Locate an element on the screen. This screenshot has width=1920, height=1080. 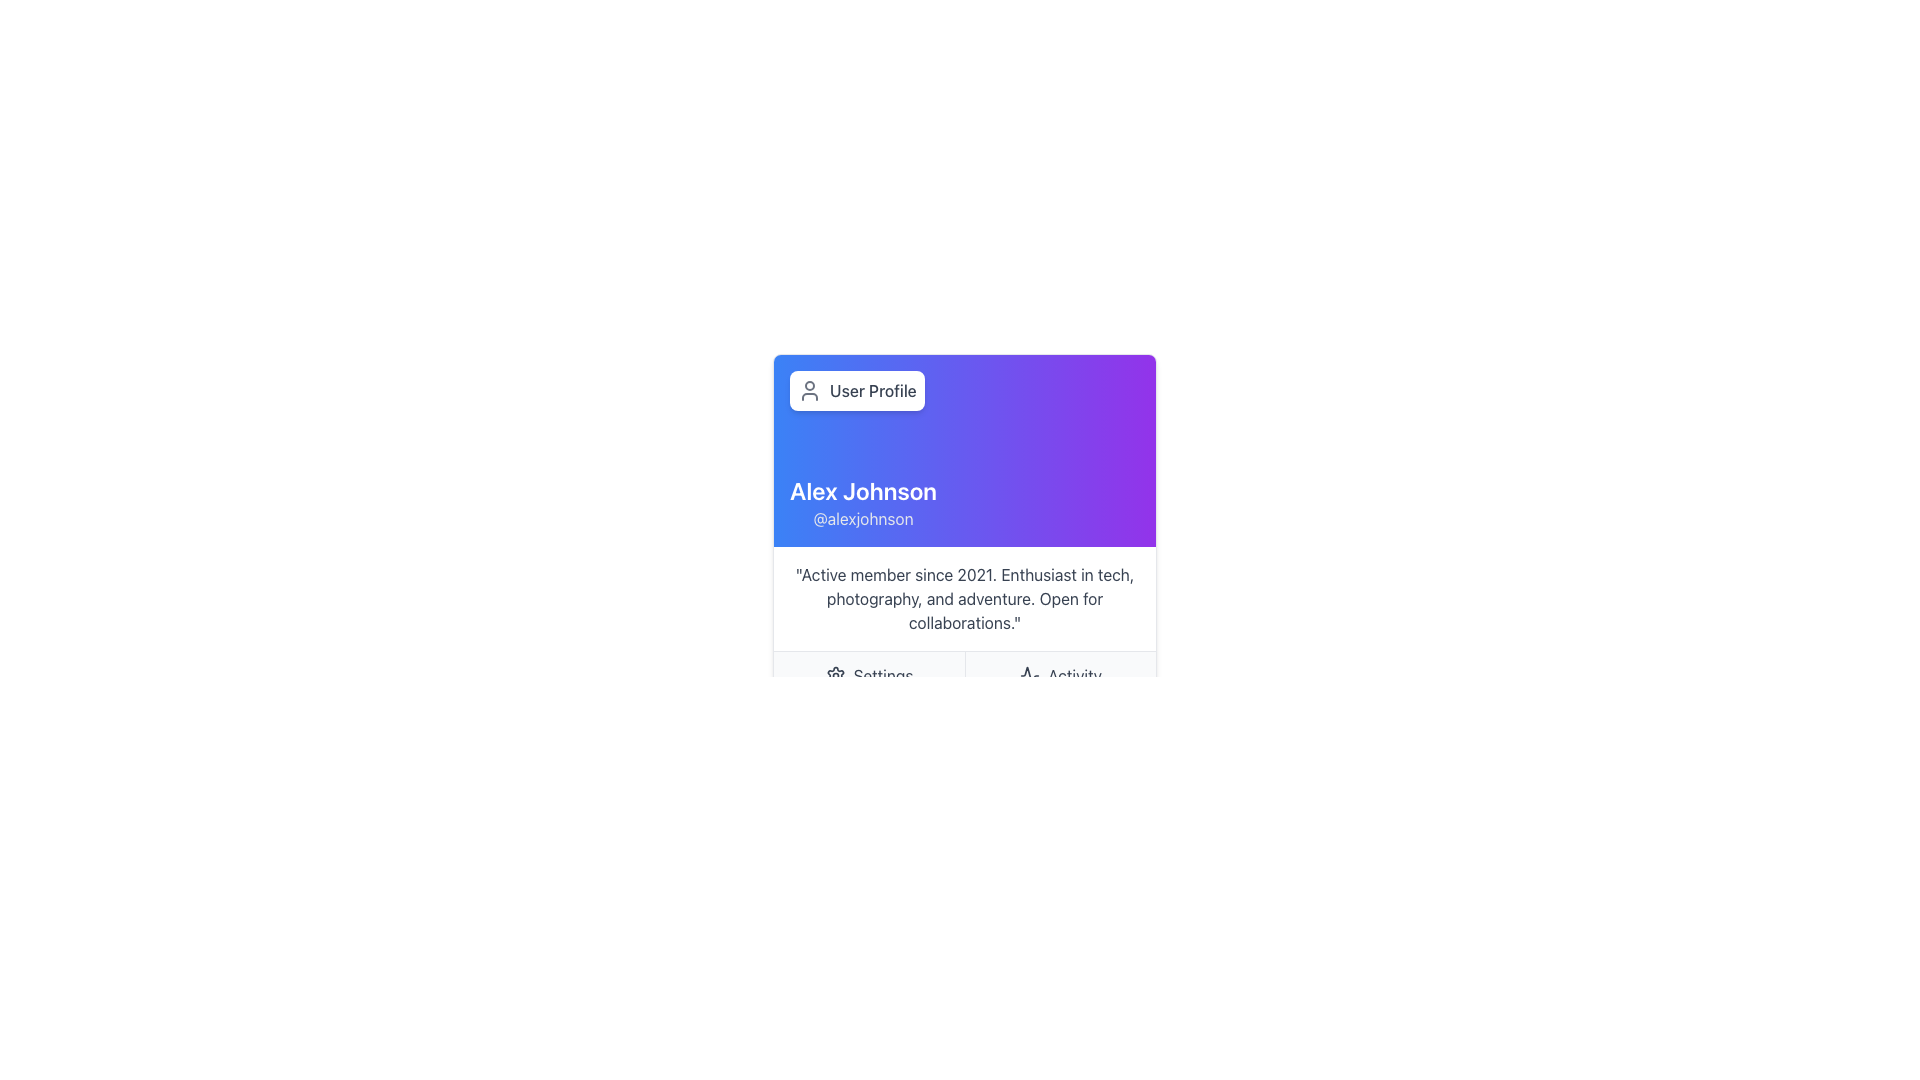
the text block that reads 'Active member since 2021. Enthusiast in tech, photography, and adventure. Open for collaborations.' which is styled in gray and located below the name and username section of the user profile area is located at coordinates (964, 597).